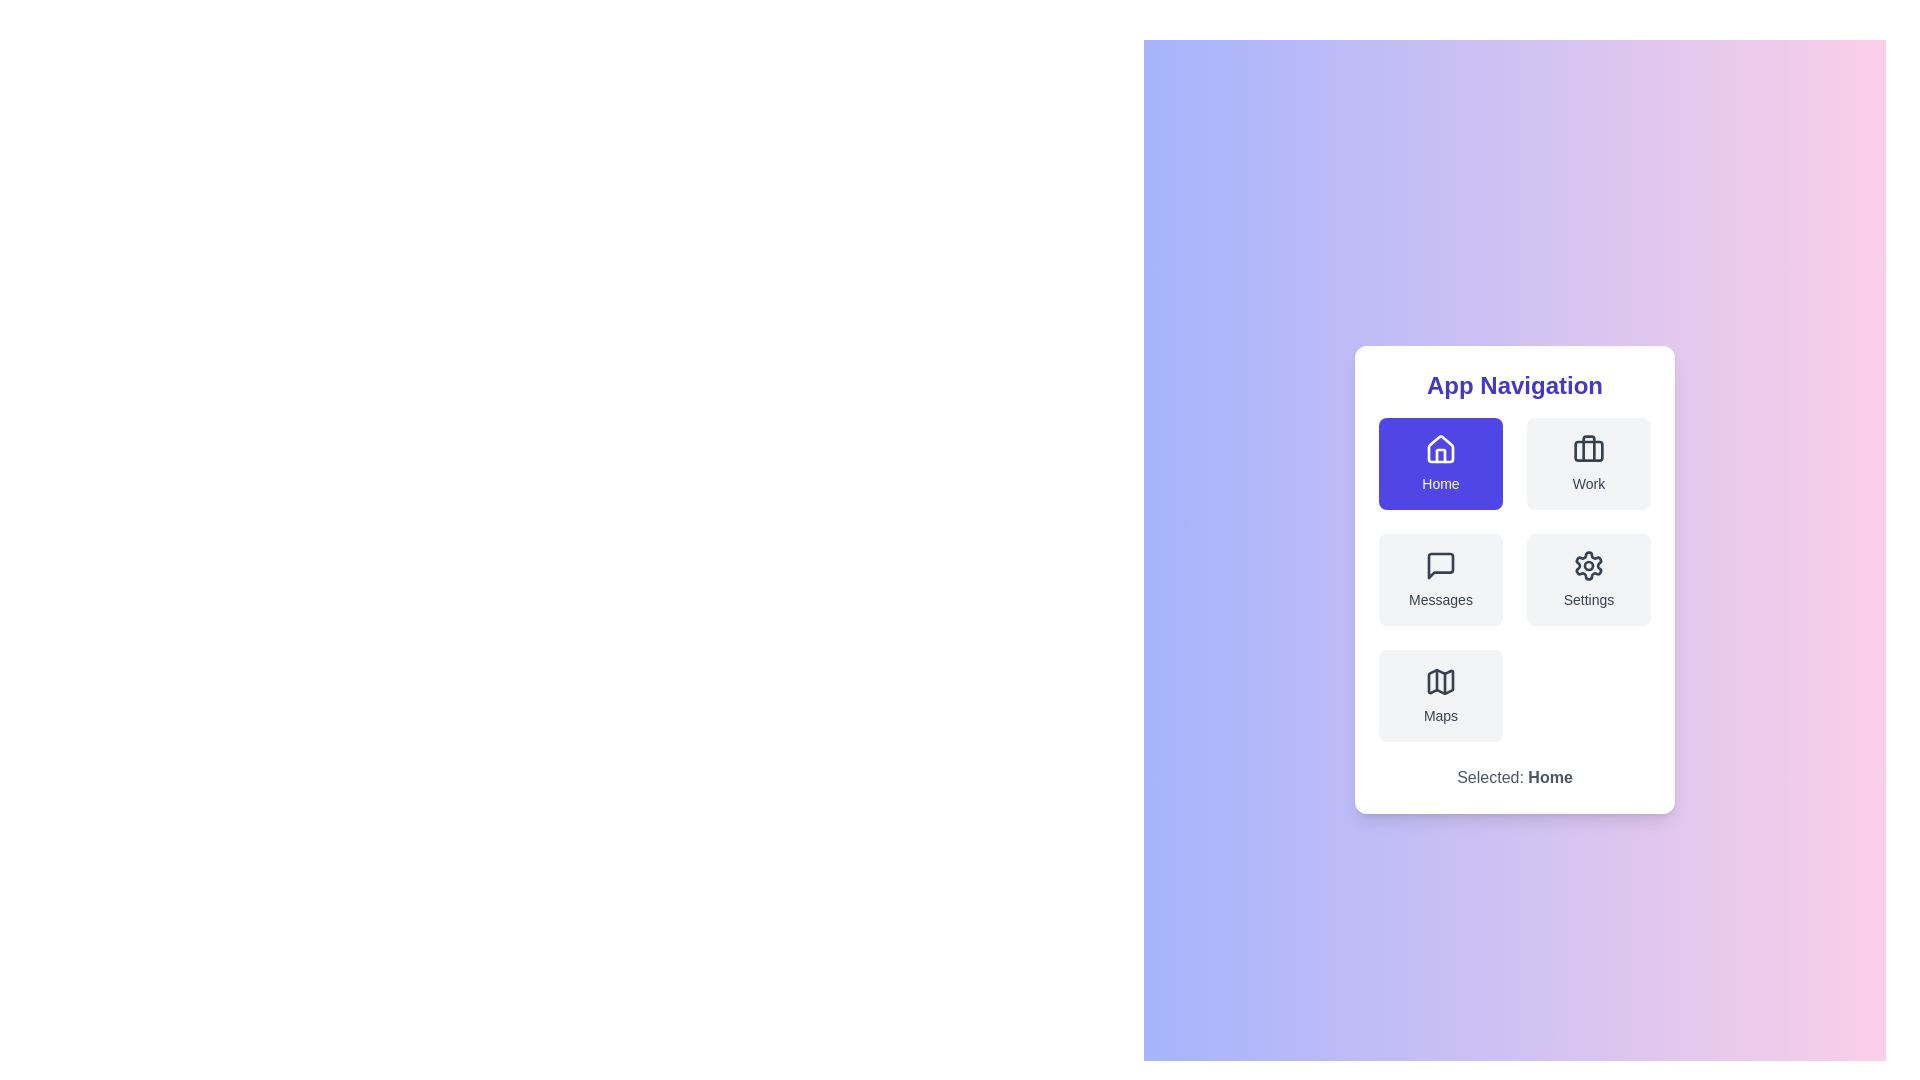  I want to click on the menu item labeled Maps to preview its visual feedback, so click(1440, 694).